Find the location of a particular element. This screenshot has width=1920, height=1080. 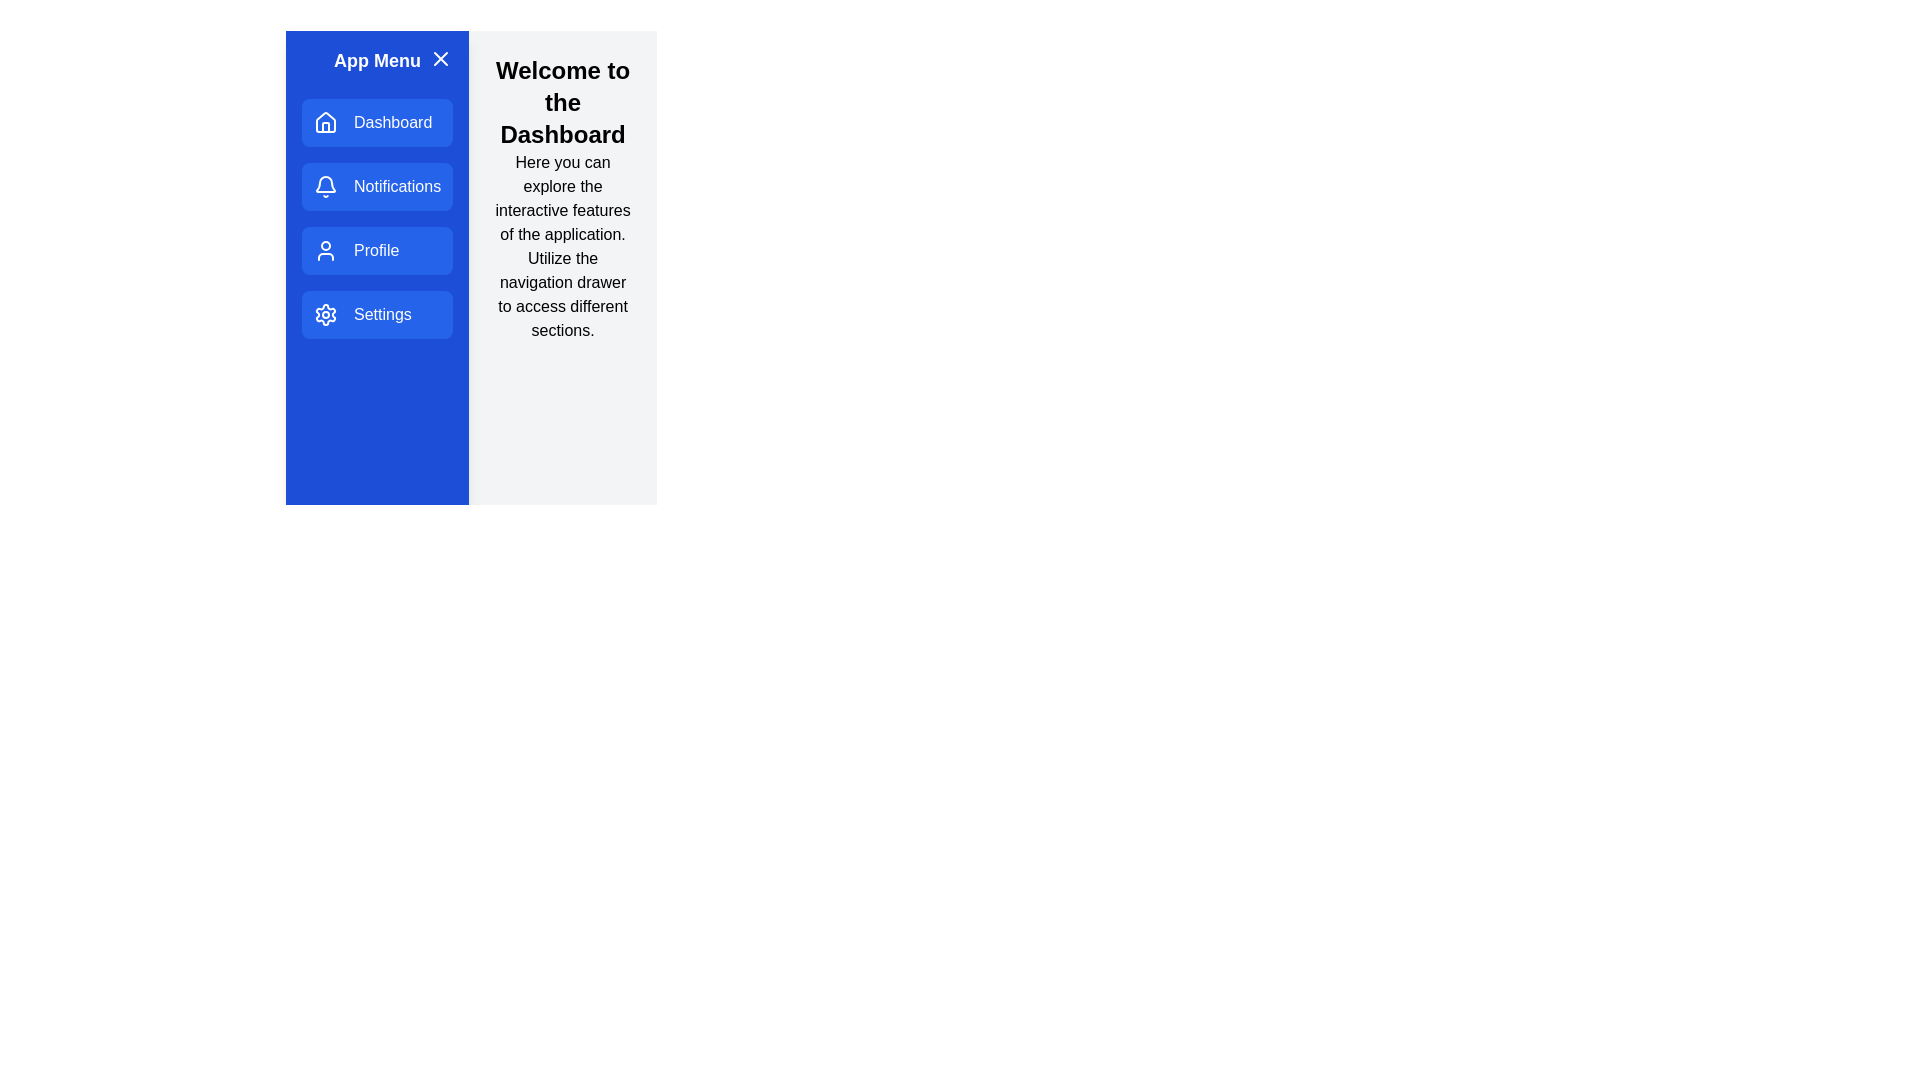

the rectangular blue button labeled 'Notifications' with a white bell icon is located at coordinates (377, 186).